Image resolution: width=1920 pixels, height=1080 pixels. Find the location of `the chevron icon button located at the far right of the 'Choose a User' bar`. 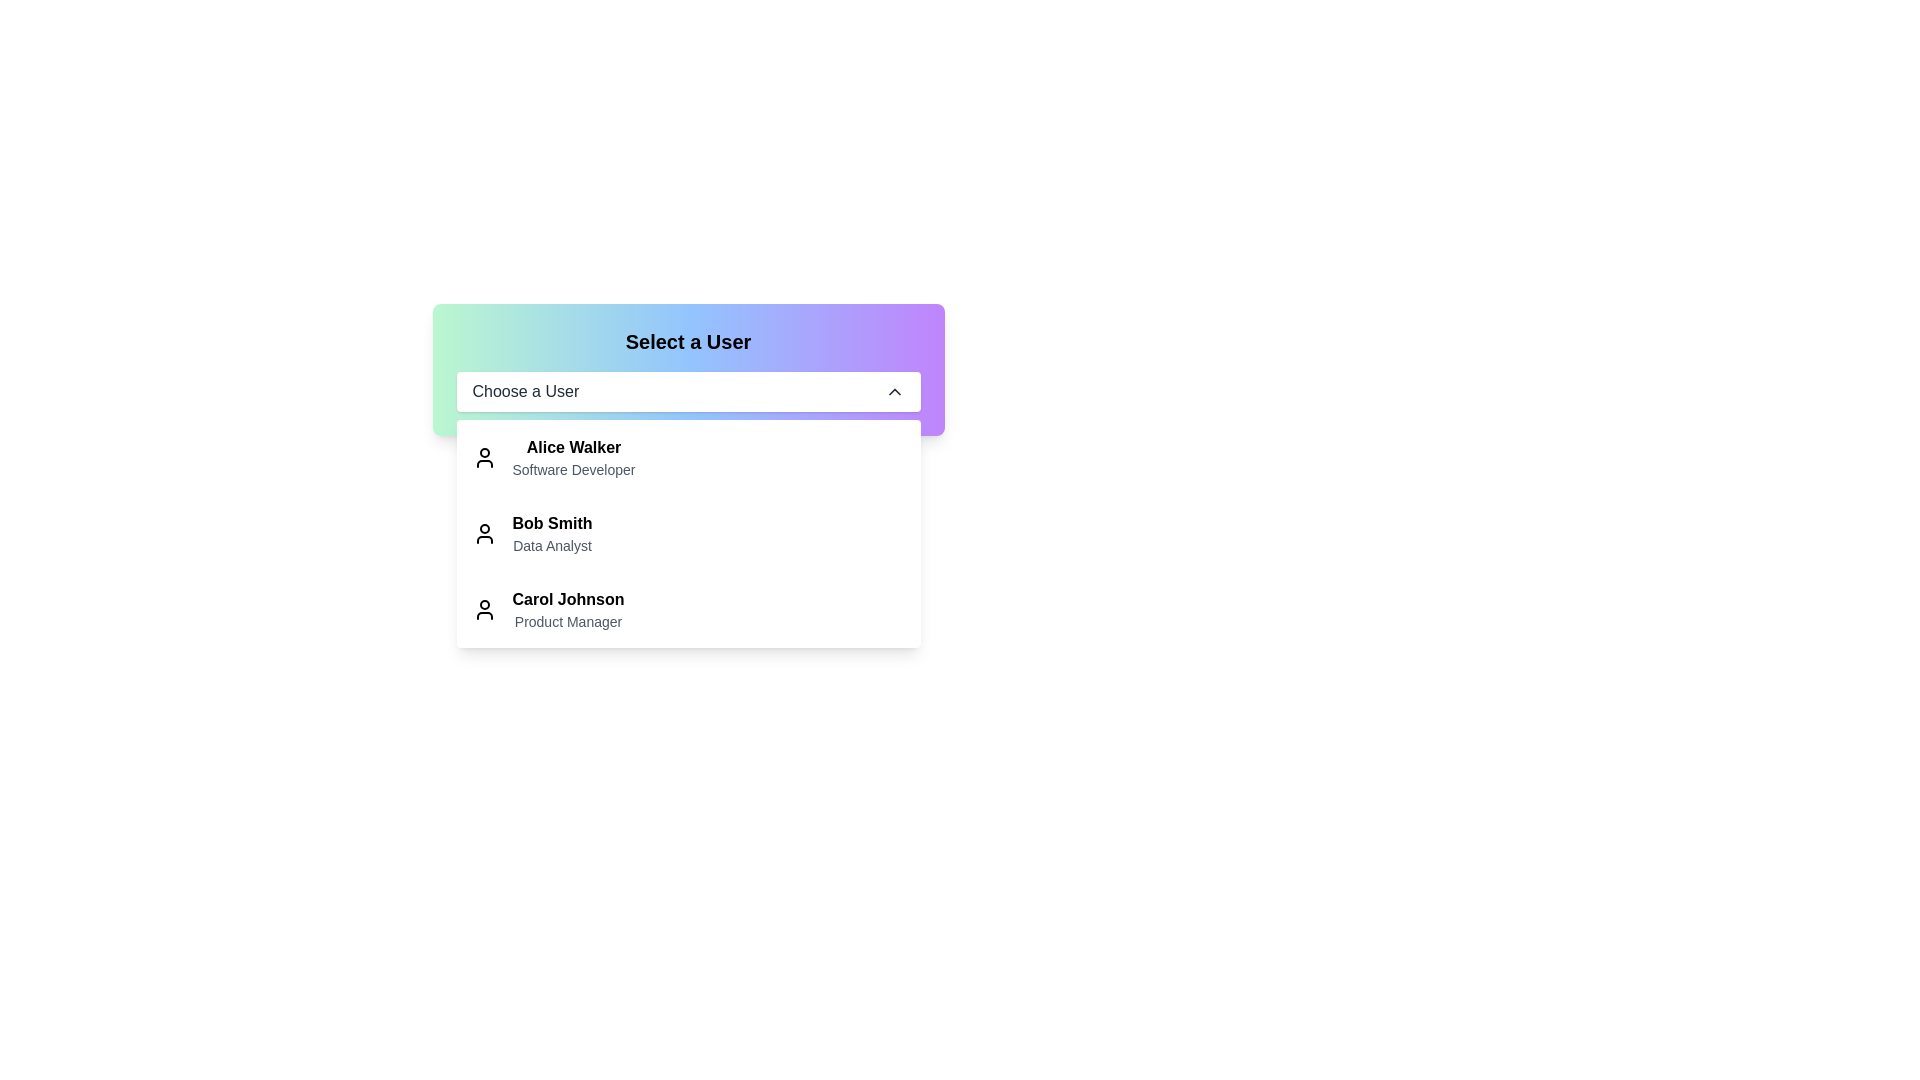

the chevron icon button located at the far right of the 'Choose a User' bar is located at coordinates (893, 392).